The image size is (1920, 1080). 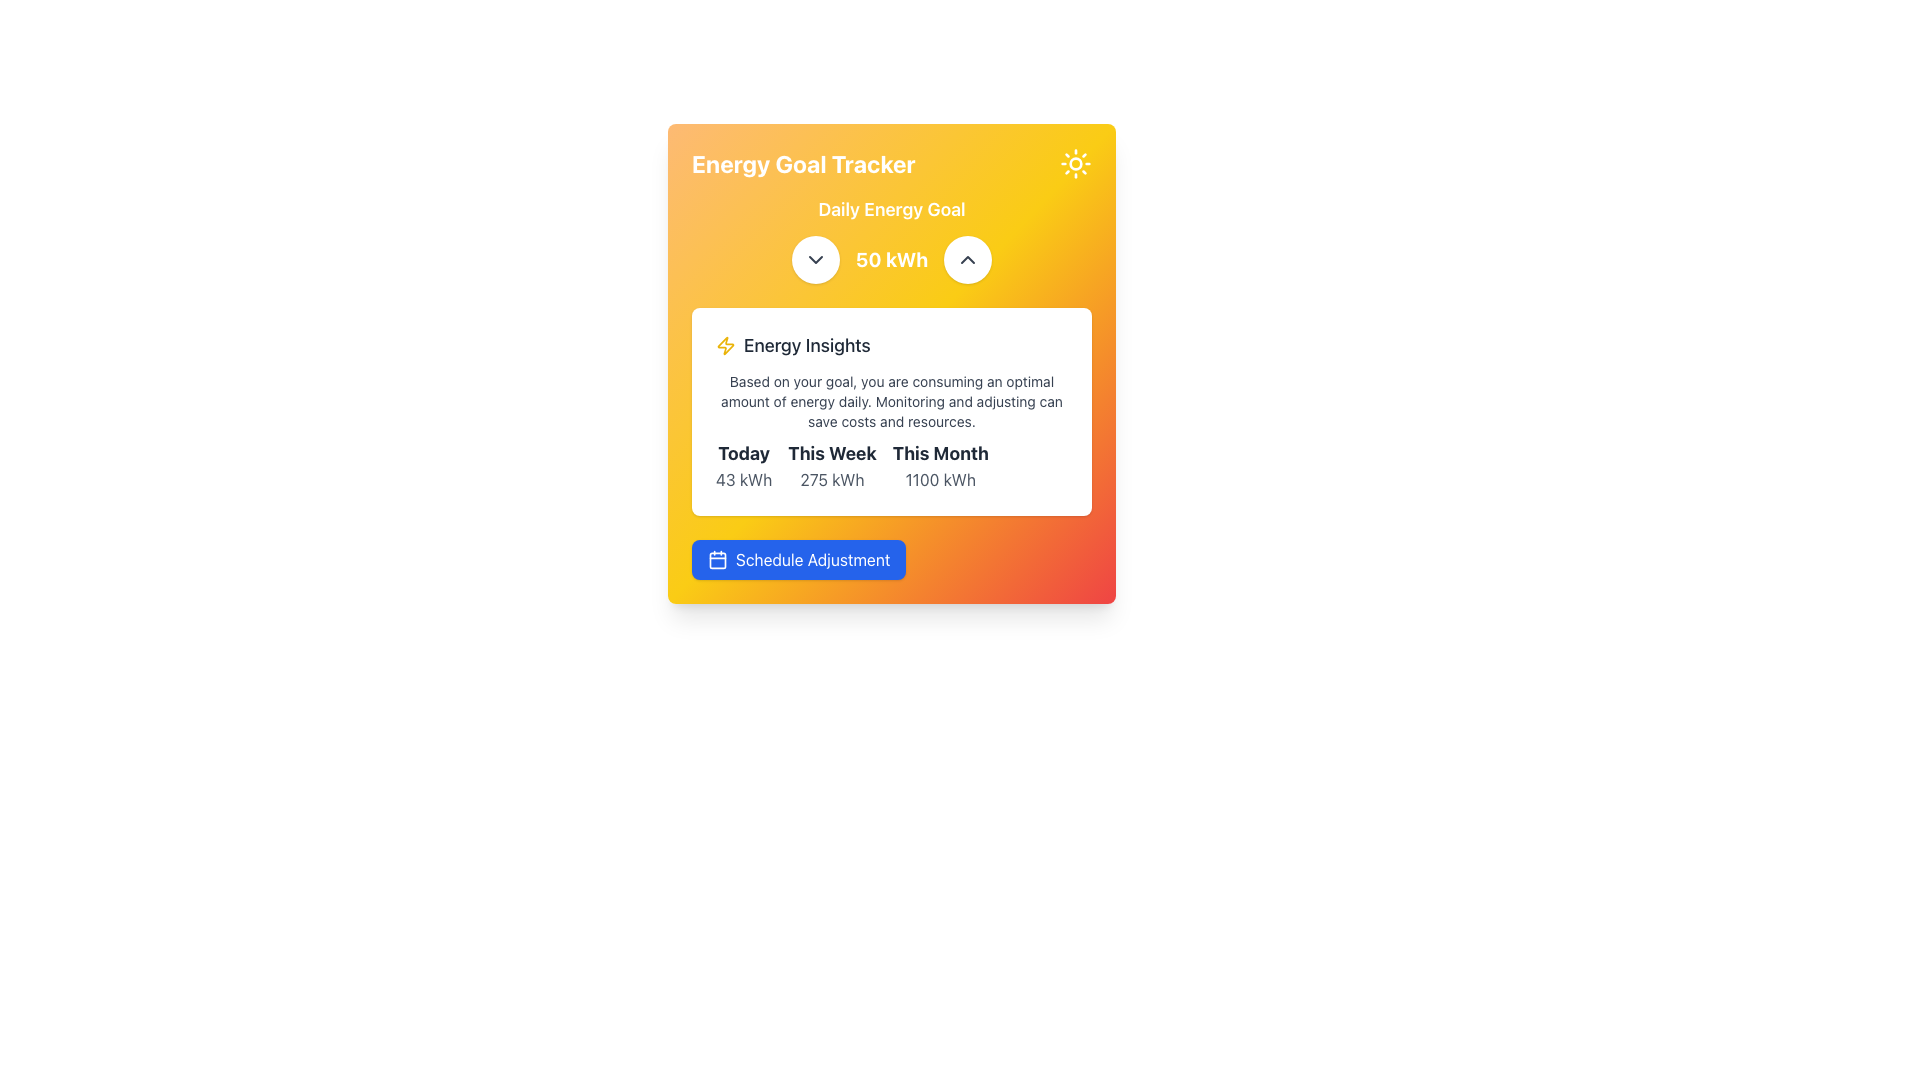 I want to click on the header text labeled 'Energy Goal Tracker' which is styled in bold white font on a gradient orange-yellow background, located at the top section of the card, so click(x=891, y=163).